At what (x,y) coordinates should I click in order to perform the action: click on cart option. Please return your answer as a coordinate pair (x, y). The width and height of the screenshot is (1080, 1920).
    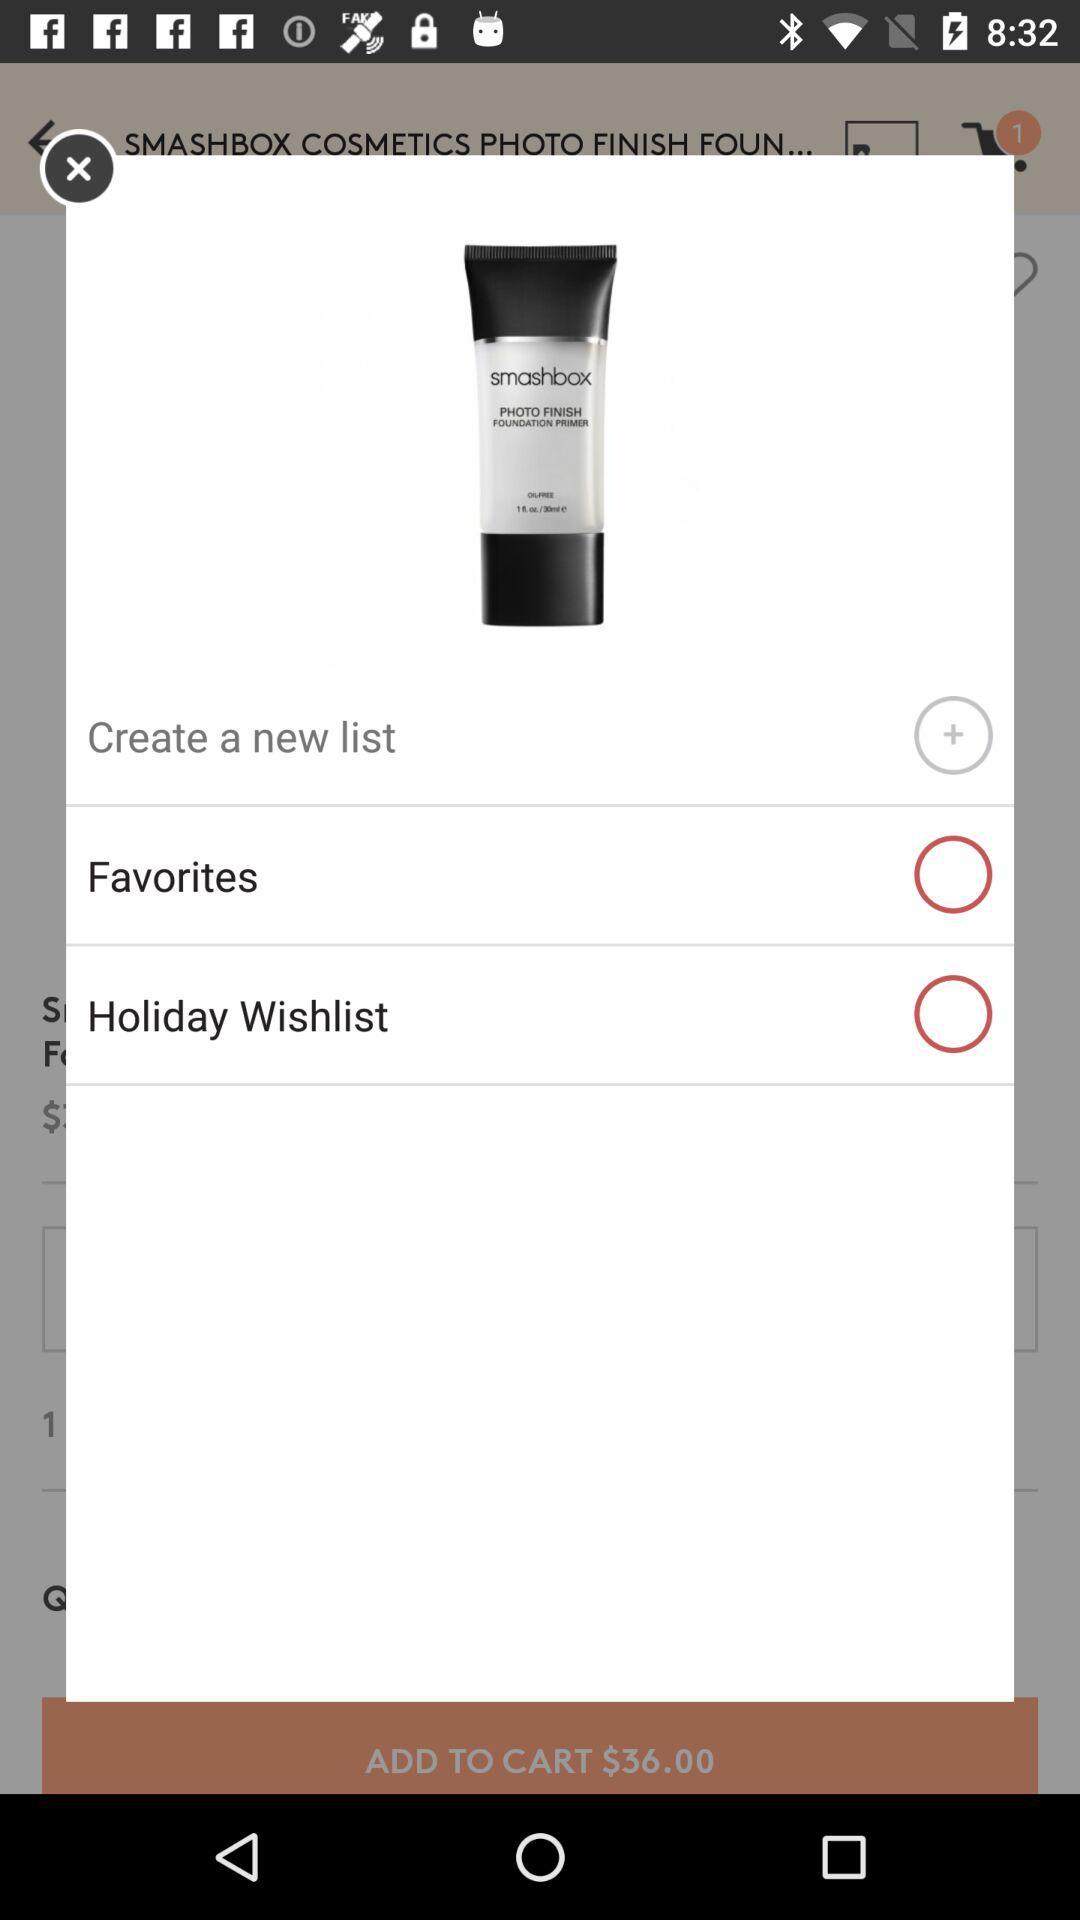
    Looking at the image, I should click on (1014, 135).